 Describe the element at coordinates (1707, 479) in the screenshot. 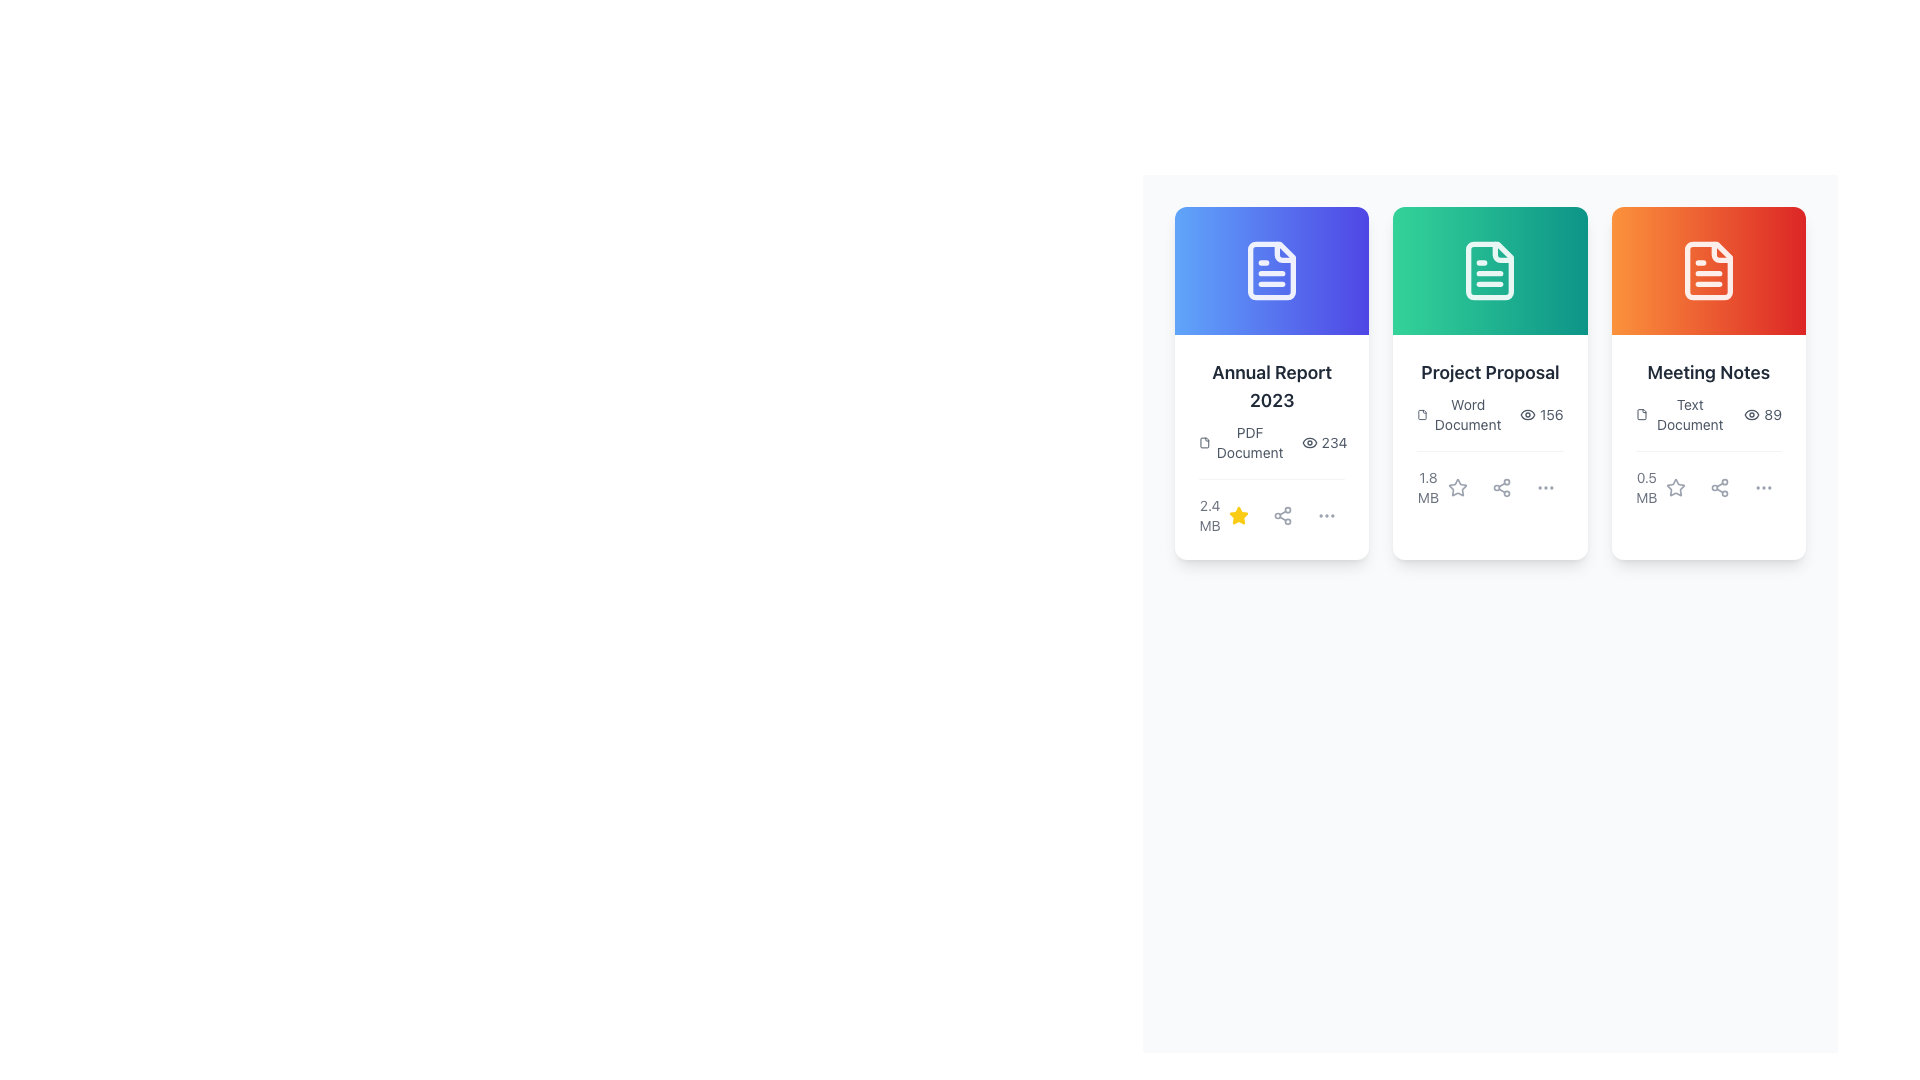

I see `the 'Share' button located in the bottom section of the 'Meeting Notes' card, which is positioned to the right of the star icon and to the left of the three-dot menu` at that location.